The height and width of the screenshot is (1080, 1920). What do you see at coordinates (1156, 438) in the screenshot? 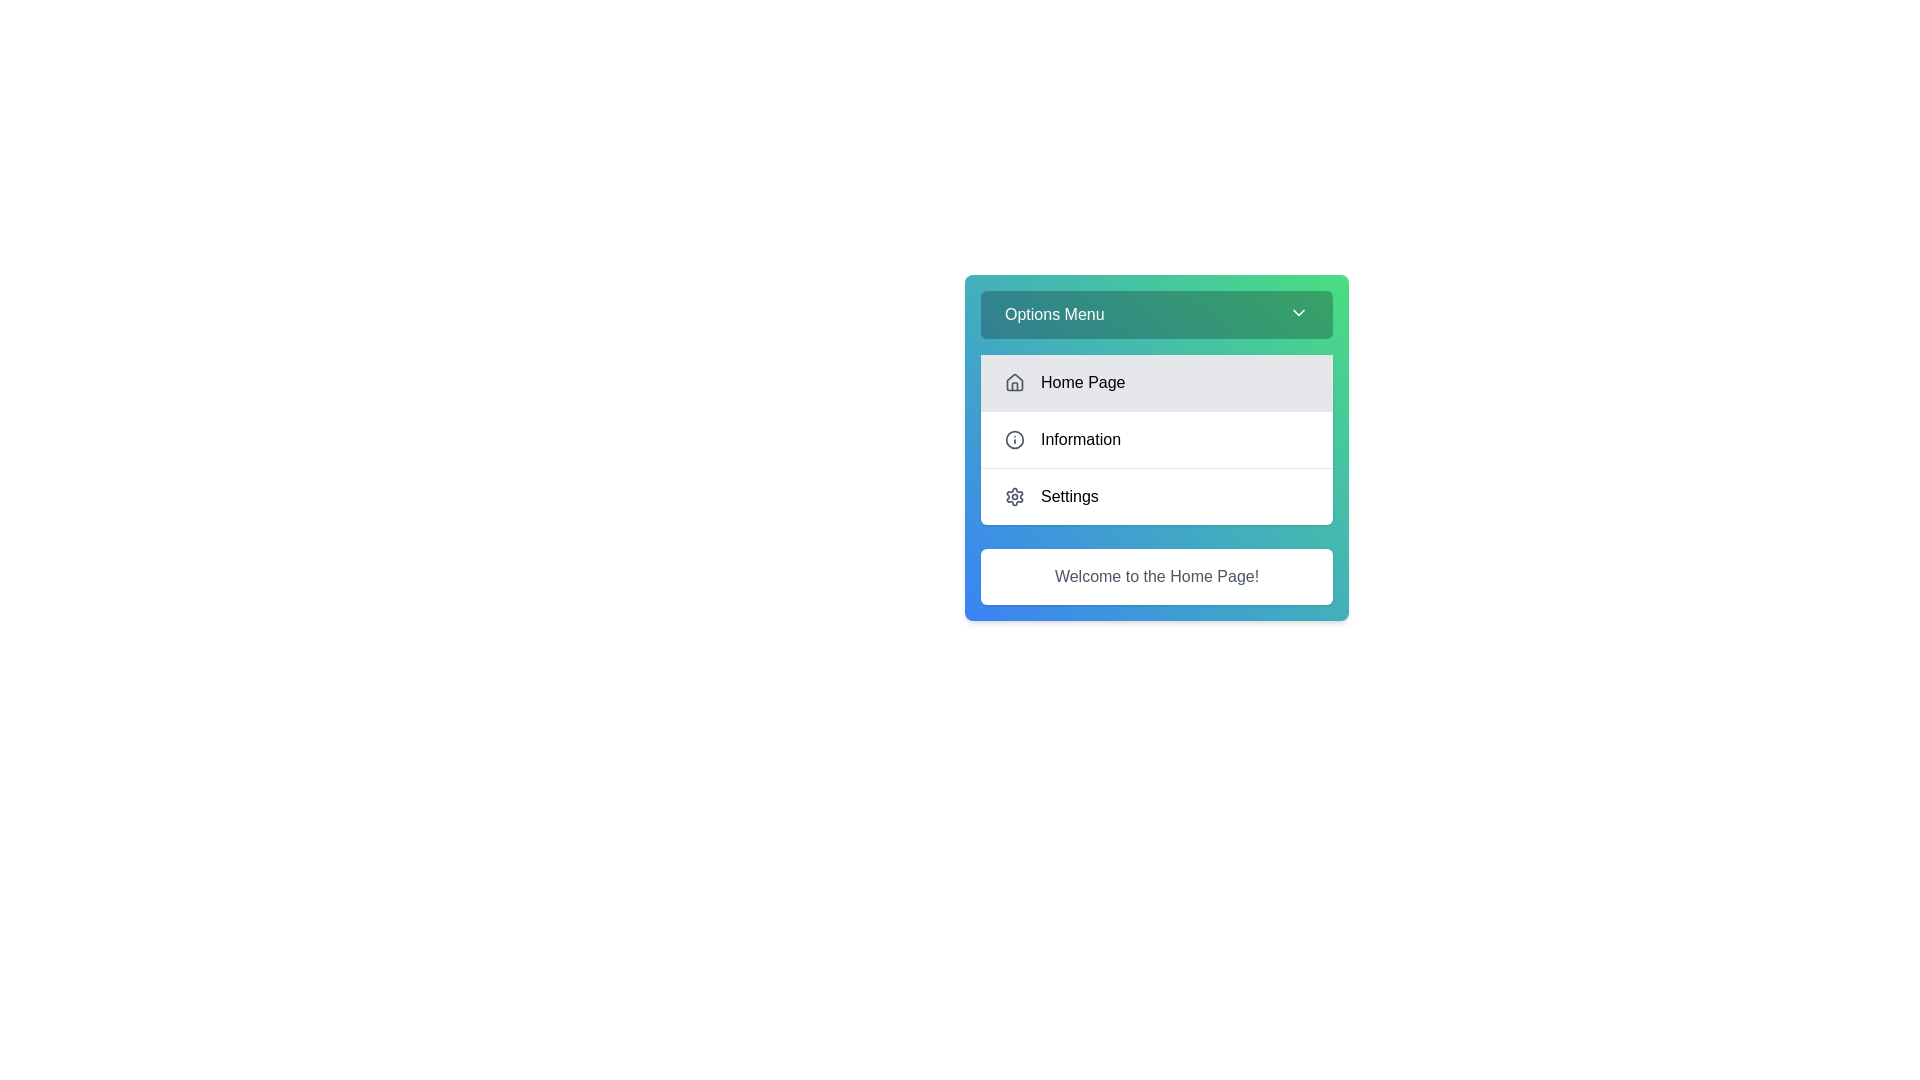
I see `a menu item from the vertical navigation menu located within the green and blue gradient box labeled 'Options Menu' by clicking on its center point` at bounding box center [1156, 438].